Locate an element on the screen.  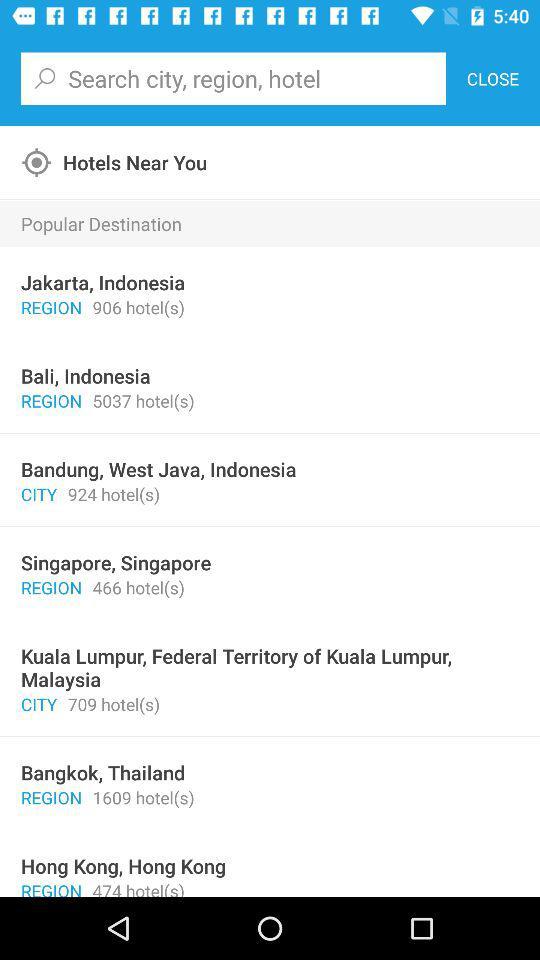
close item is located at coordinates (491, 78).